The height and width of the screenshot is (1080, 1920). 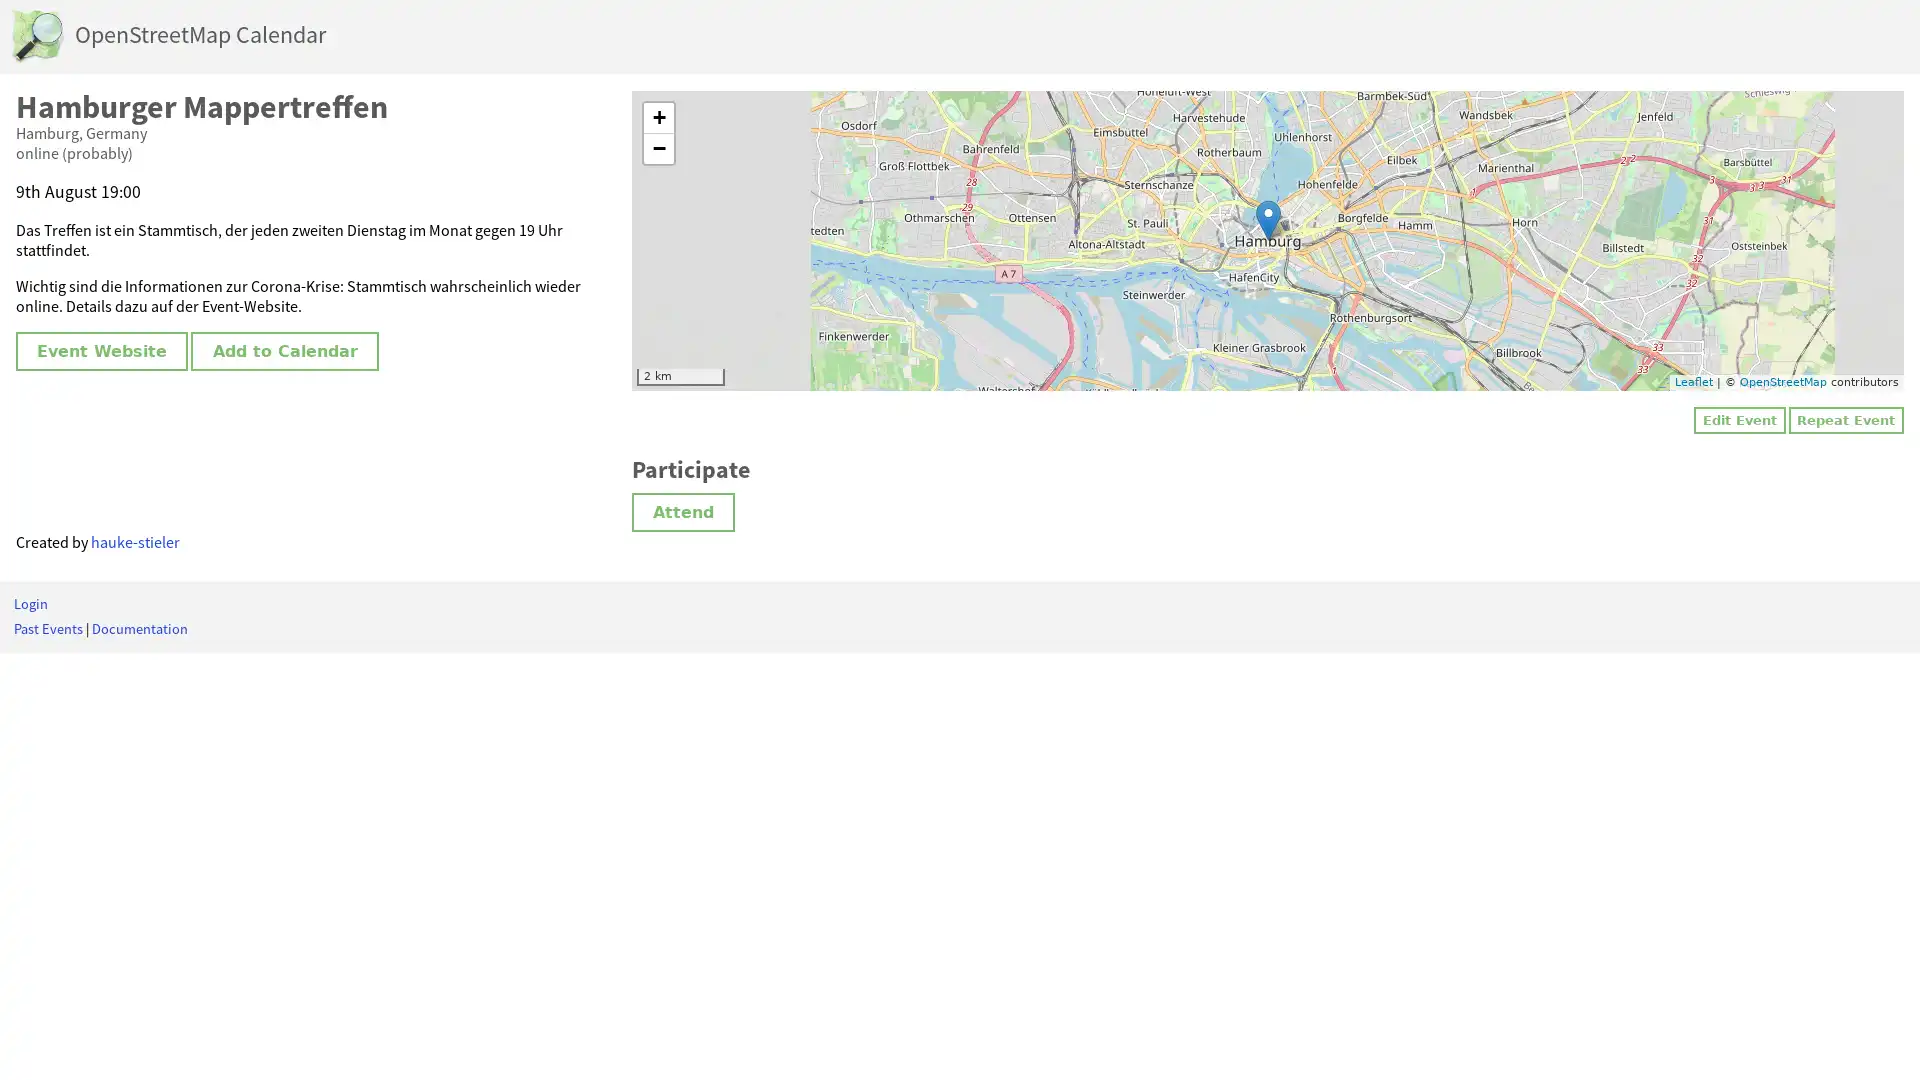 I want to click on Attend, so click(x=683, y=510).